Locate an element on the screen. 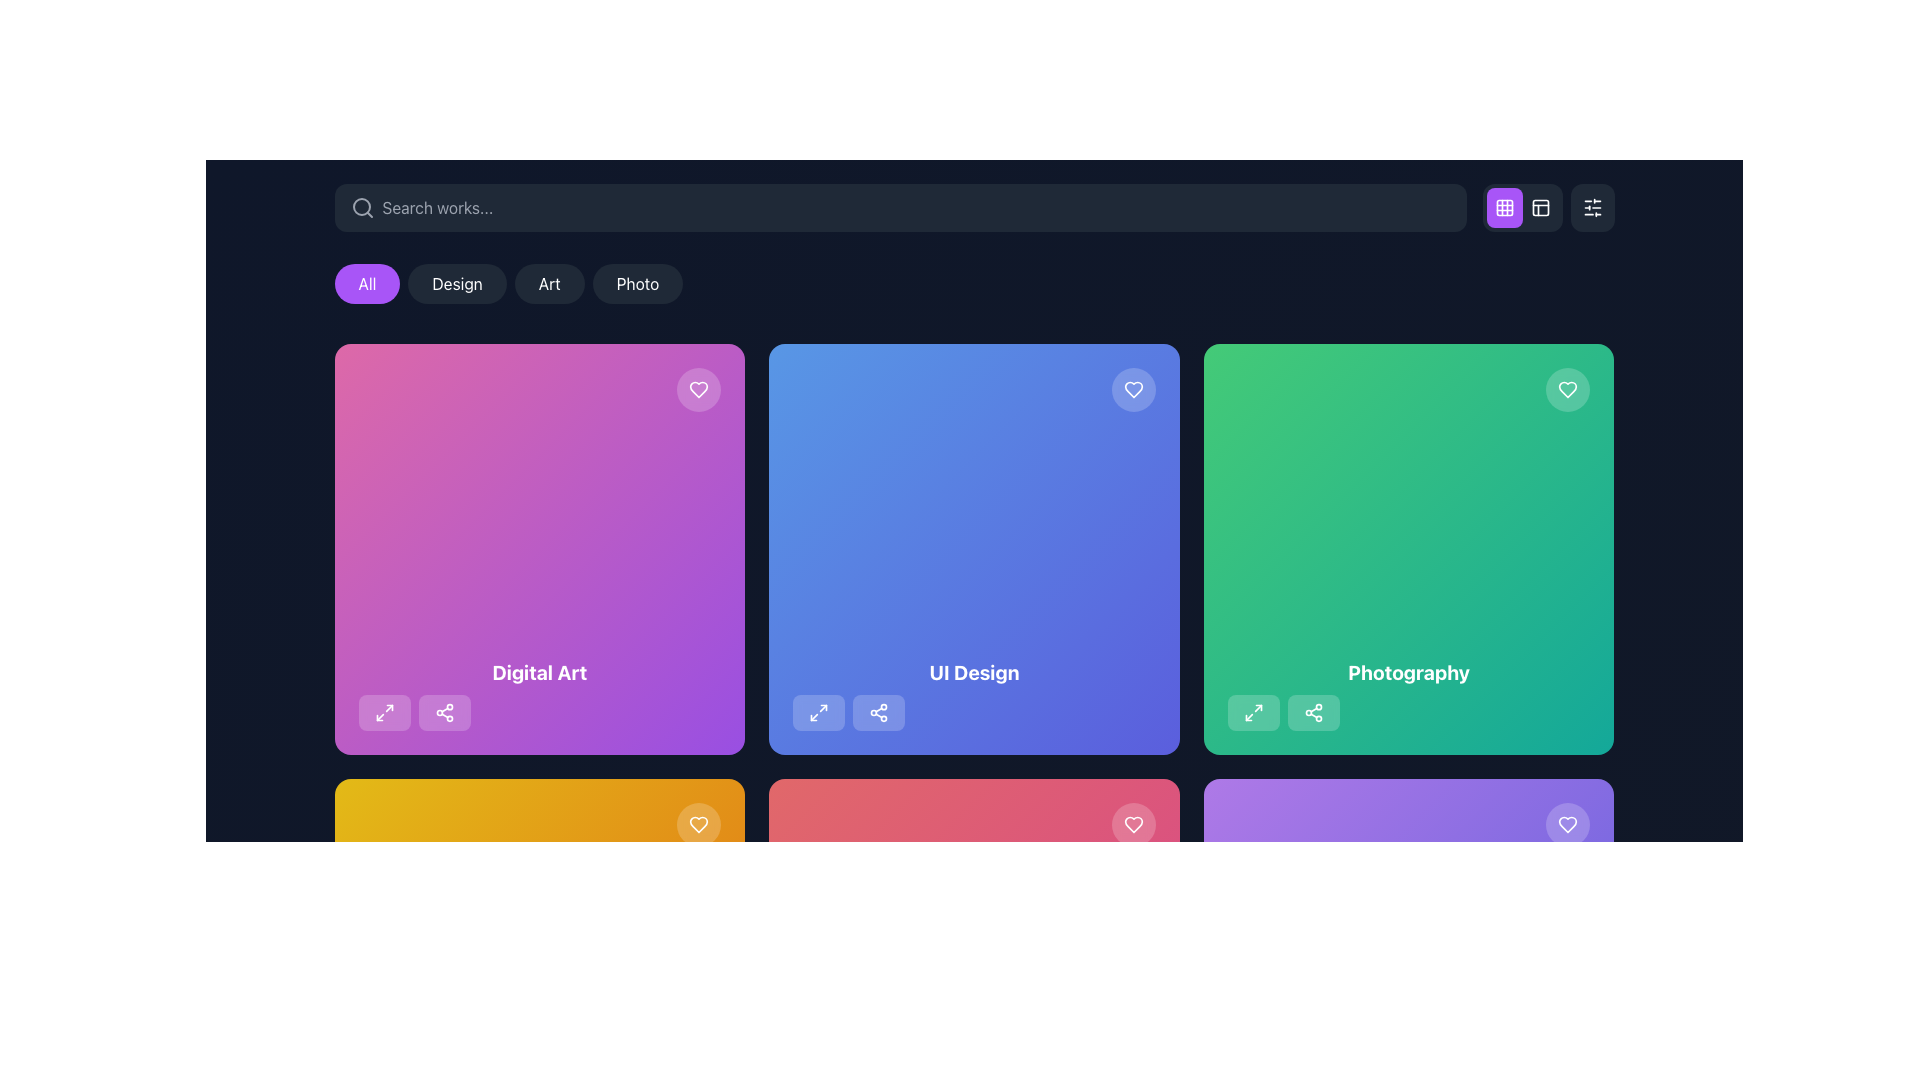 This screenshot has width=1920, height=1080. the decorative rectangular shape with rounded corners located in the upper-right corner of the application interface is located at coordinates (1539, 208).